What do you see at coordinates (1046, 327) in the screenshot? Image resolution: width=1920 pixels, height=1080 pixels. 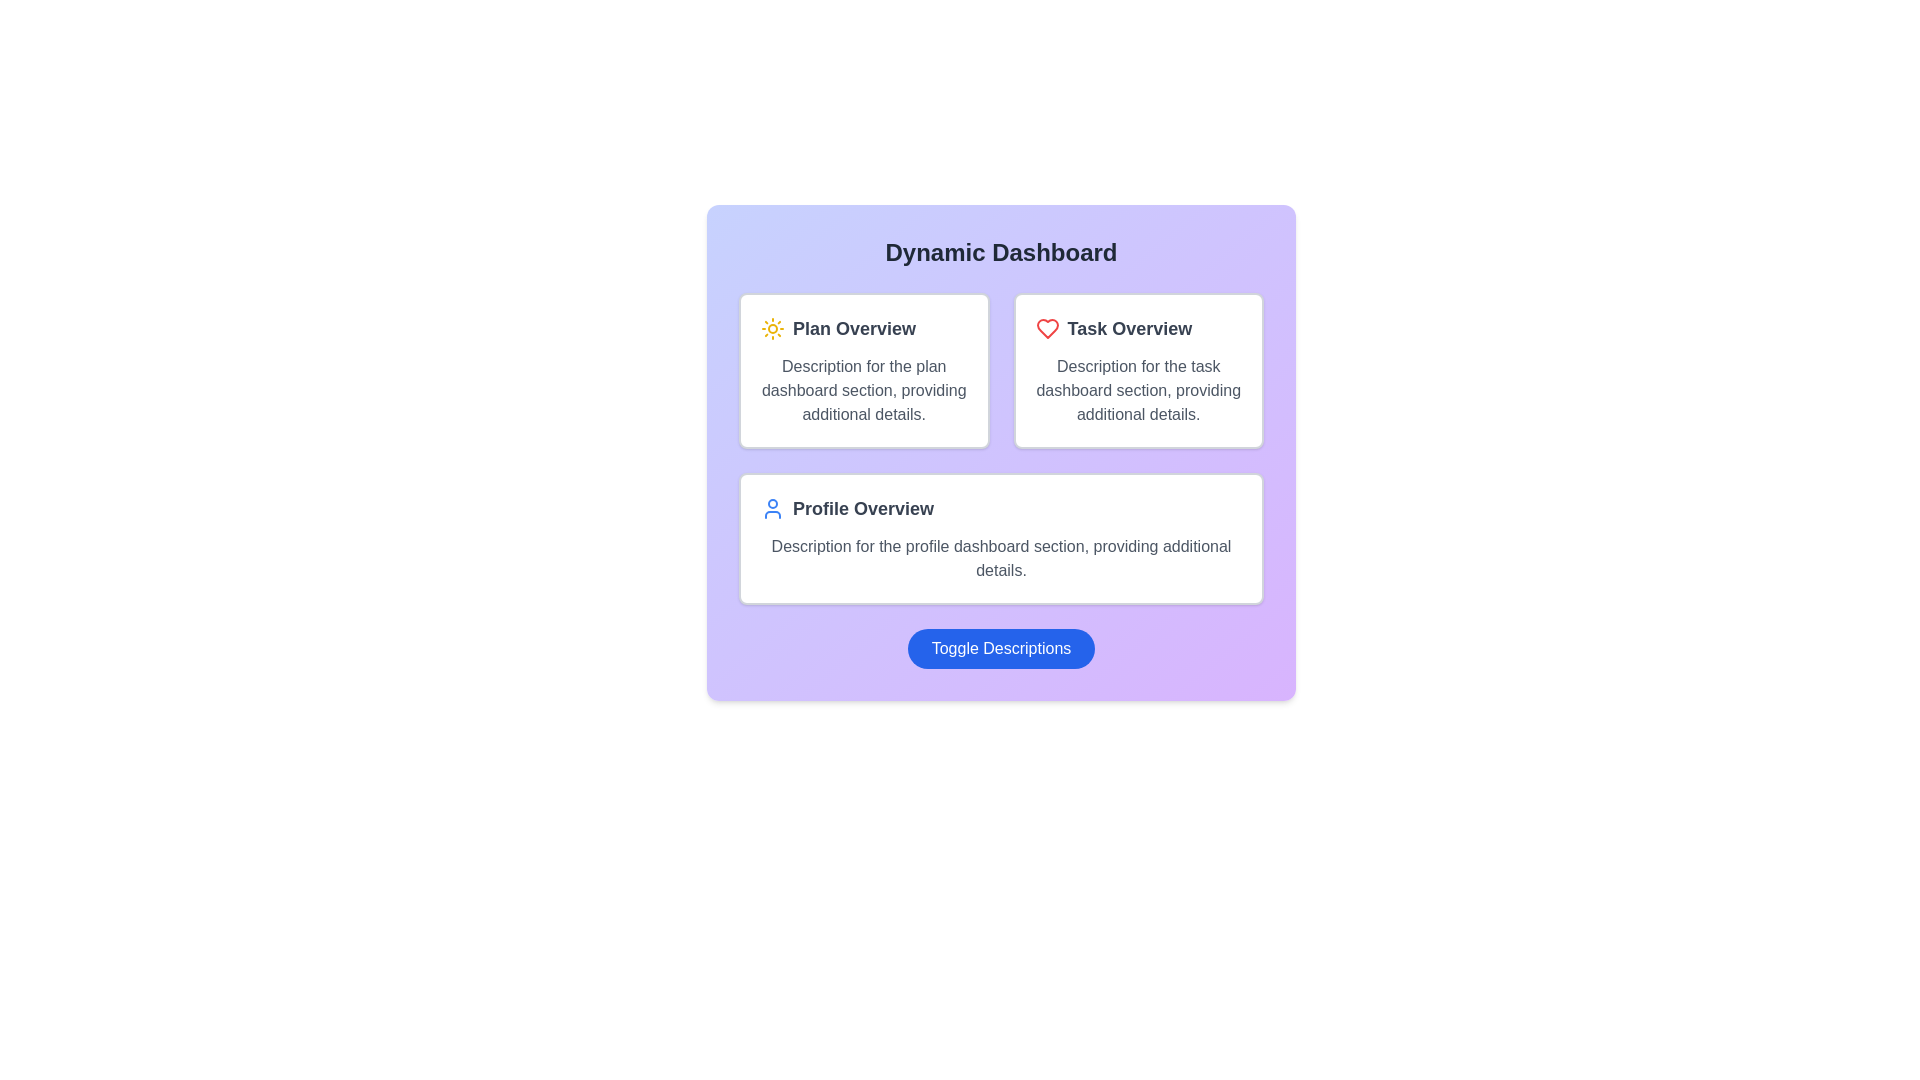 I see `the favorite icon located in the 'Task Overview' section, positioned beside its title, to mark it as favorite` at bounding box center [1046, 327].